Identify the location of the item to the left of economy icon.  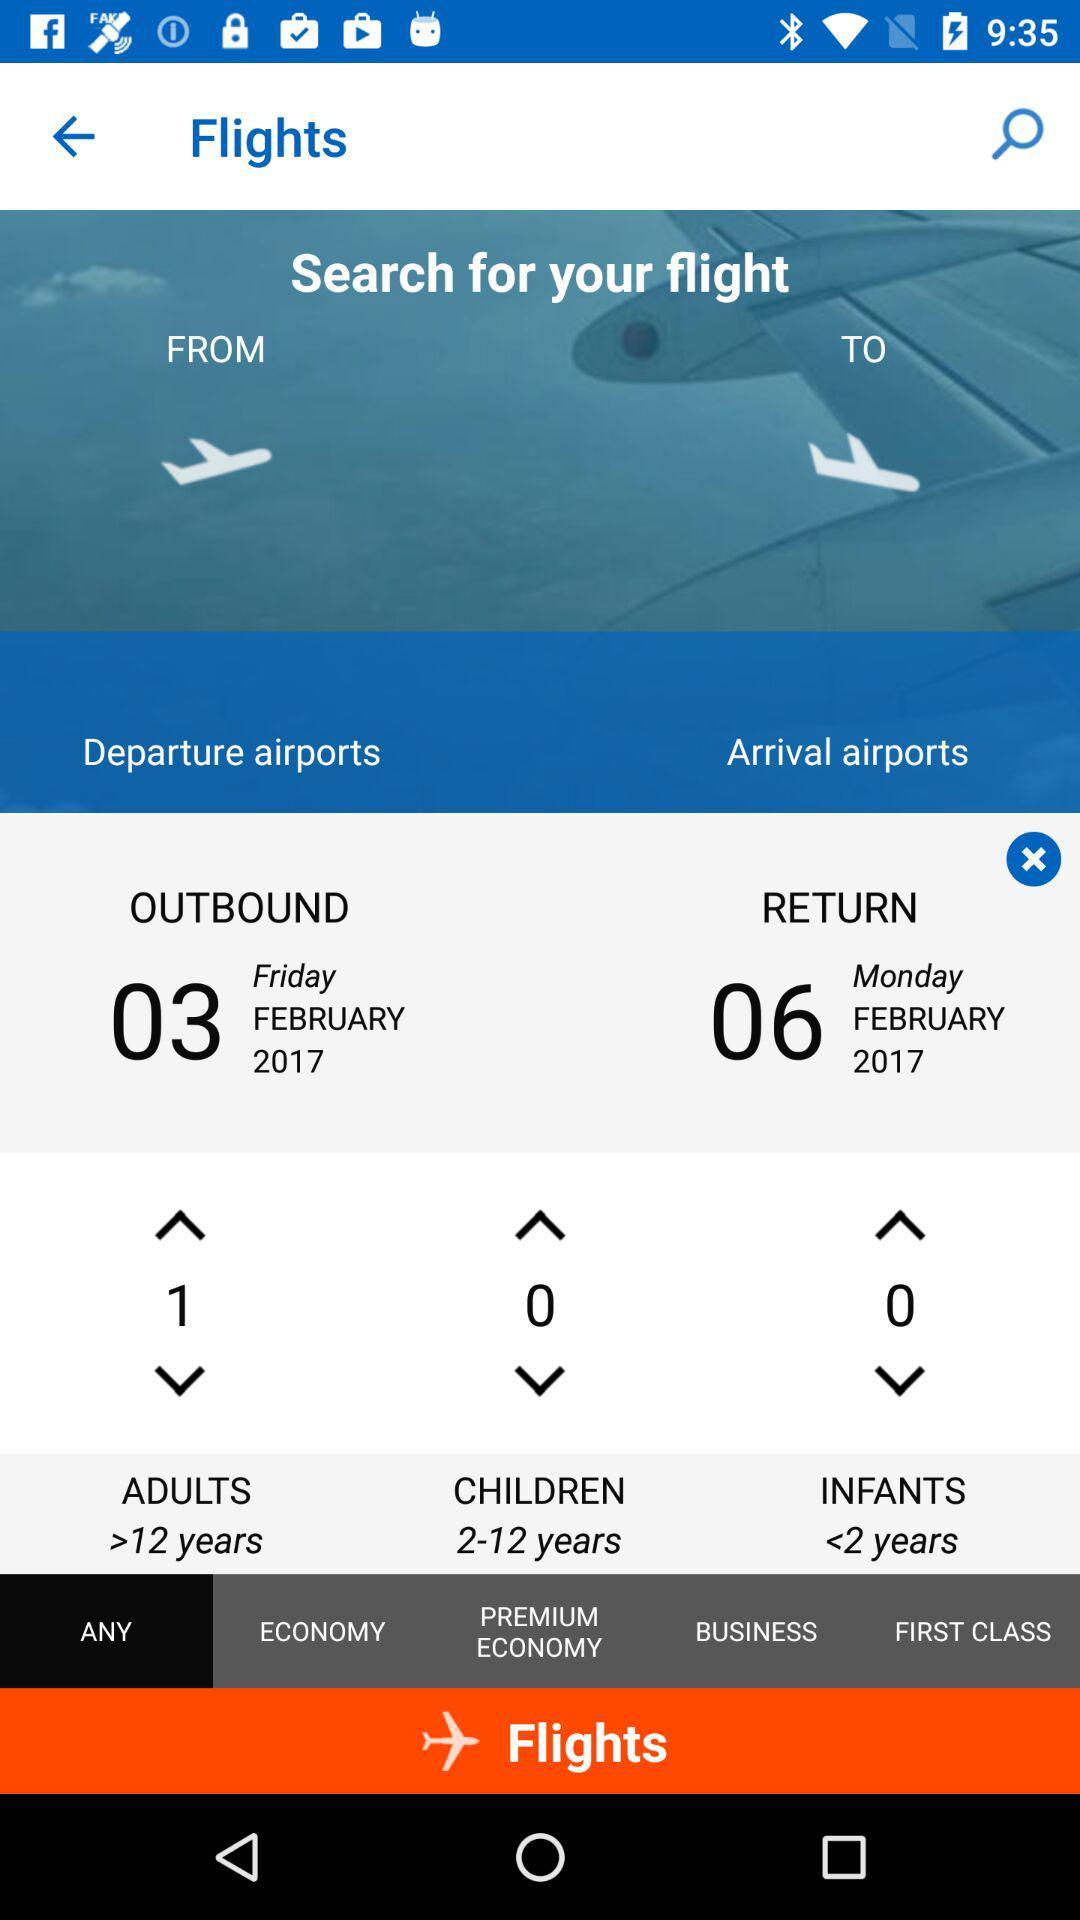
(106, 1631).